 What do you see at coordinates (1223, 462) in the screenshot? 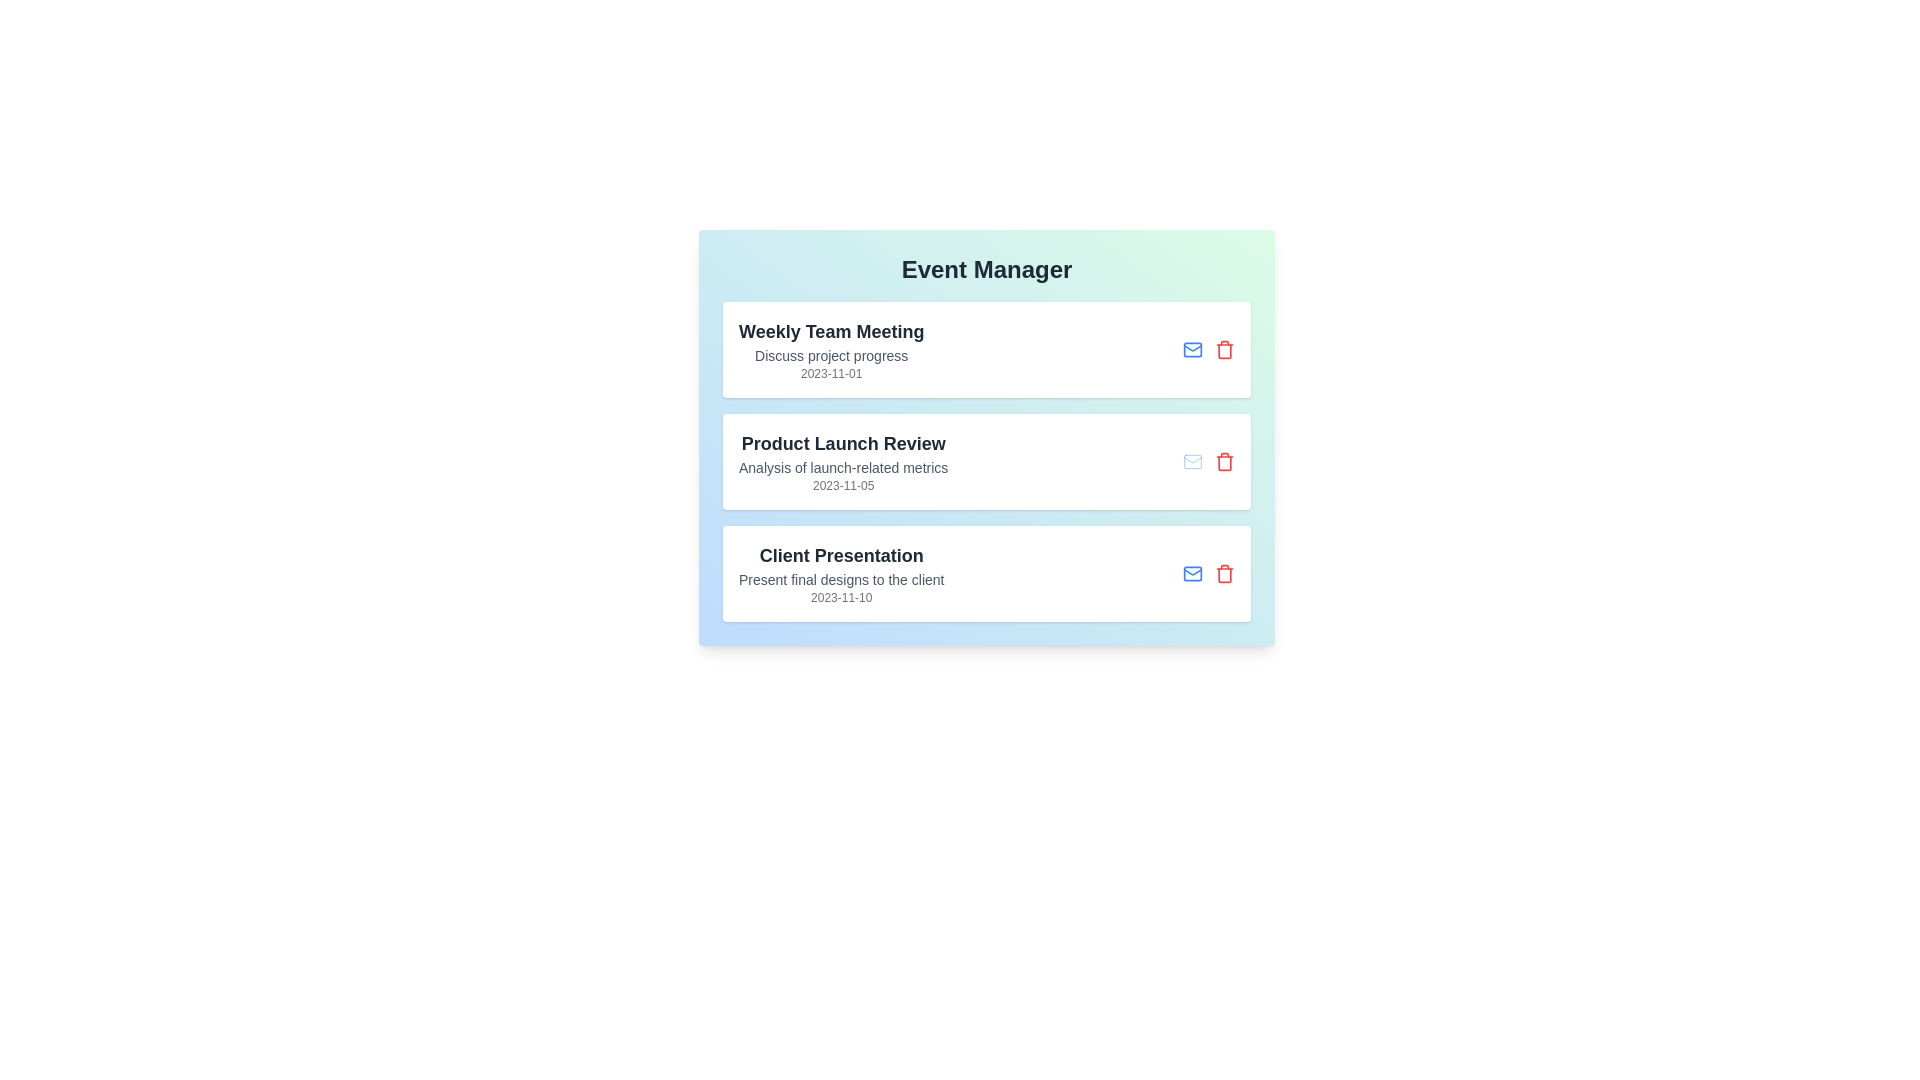
I see `the delete button associated with the event titled 'Product Launch Review'` at bounding box center [1223, 462].